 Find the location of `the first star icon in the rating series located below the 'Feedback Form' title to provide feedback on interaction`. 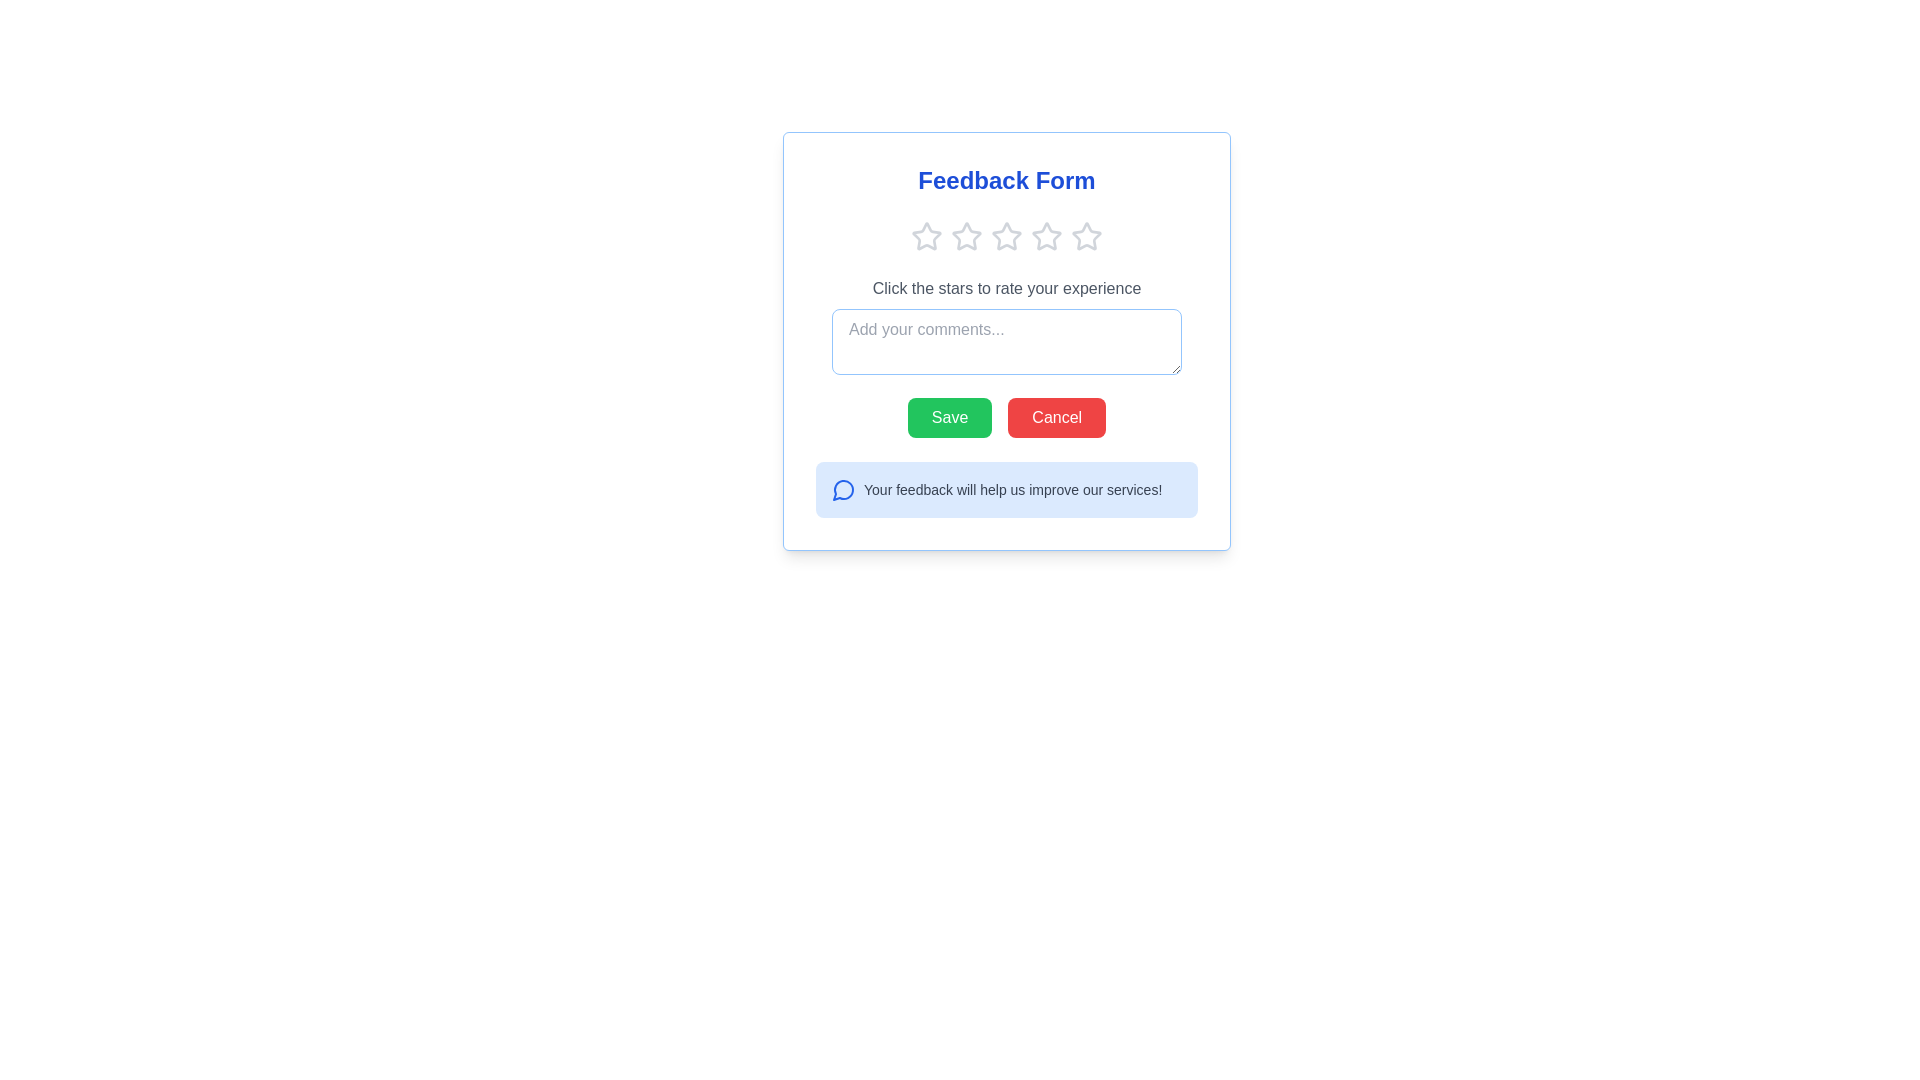

the first star icon in the rating series located below the 'Feedback Form' title to provide feedback on interaction is located at coordinates (925, 235).